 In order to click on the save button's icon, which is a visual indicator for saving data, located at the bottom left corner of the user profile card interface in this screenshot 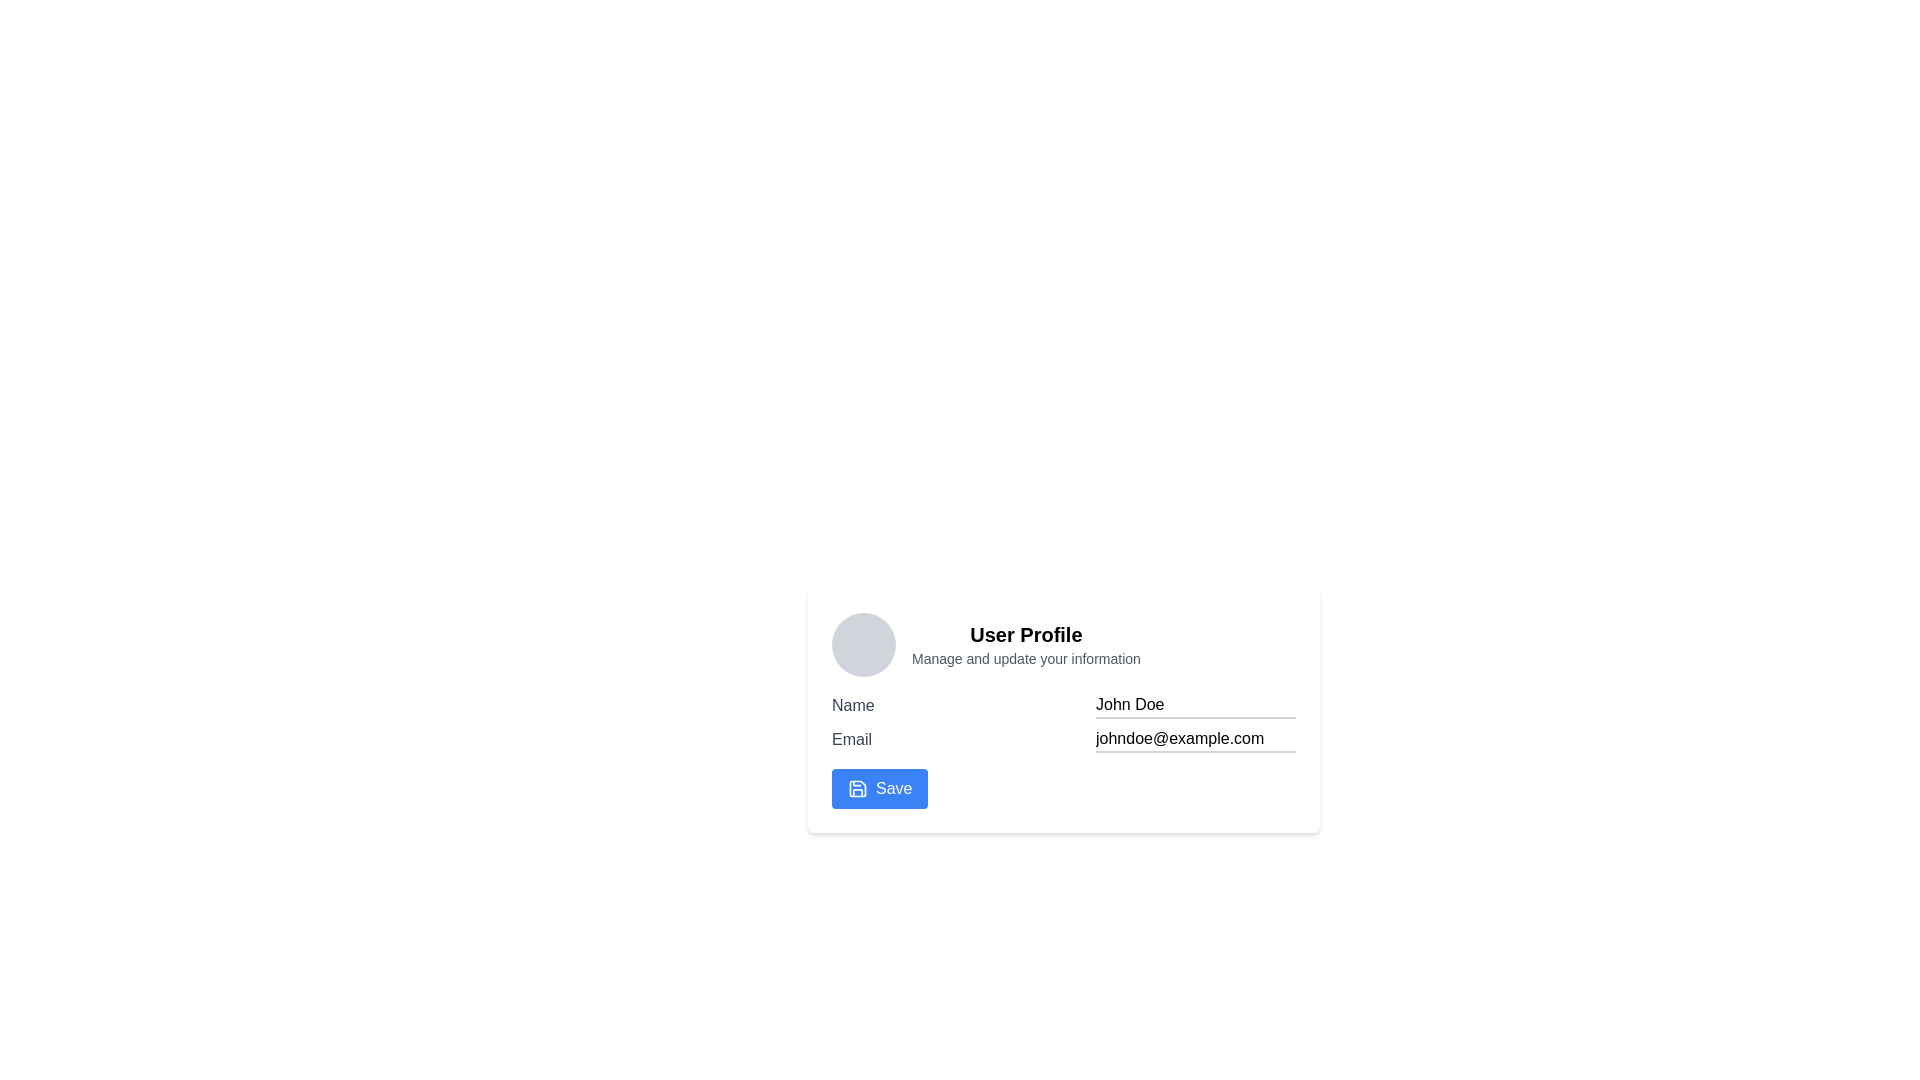, I will do `click(858, 788)`.